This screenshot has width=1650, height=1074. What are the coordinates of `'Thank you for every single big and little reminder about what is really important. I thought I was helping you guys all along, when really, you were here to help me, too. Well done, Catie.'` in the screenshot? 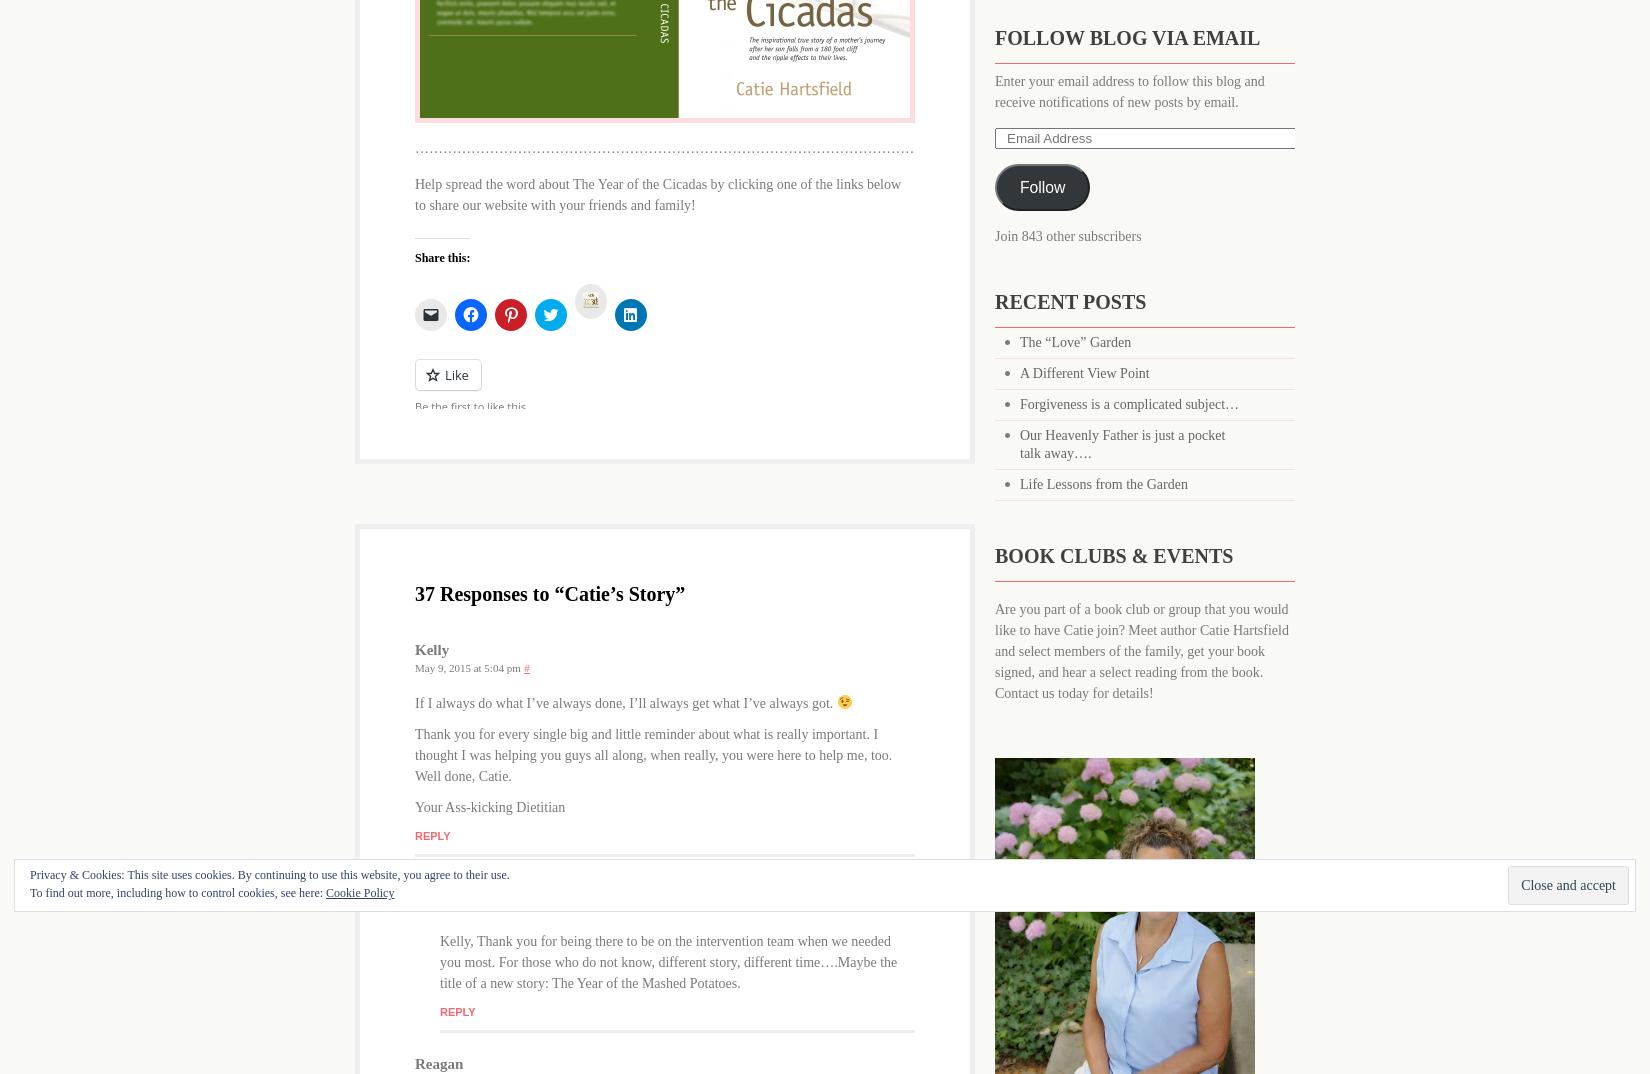 It's located at (413, 753).